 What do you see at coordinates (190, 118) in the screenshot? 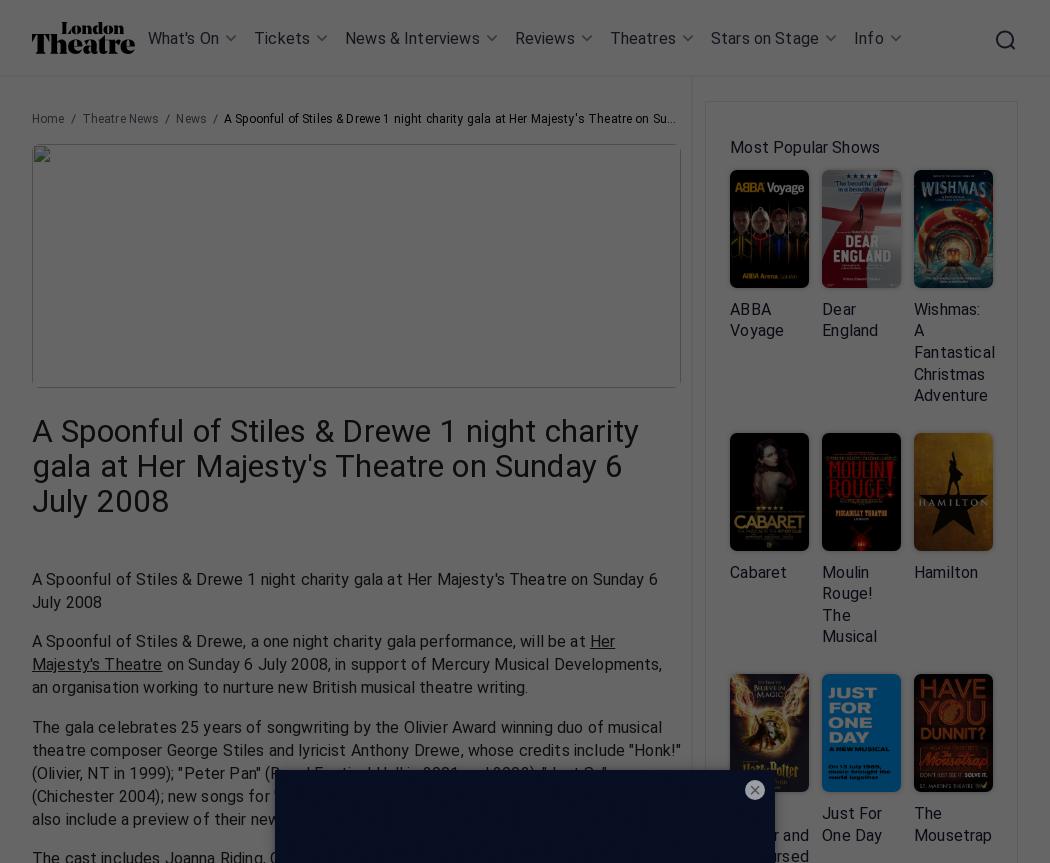
I see `'News'` at bounding box center [190, 118].